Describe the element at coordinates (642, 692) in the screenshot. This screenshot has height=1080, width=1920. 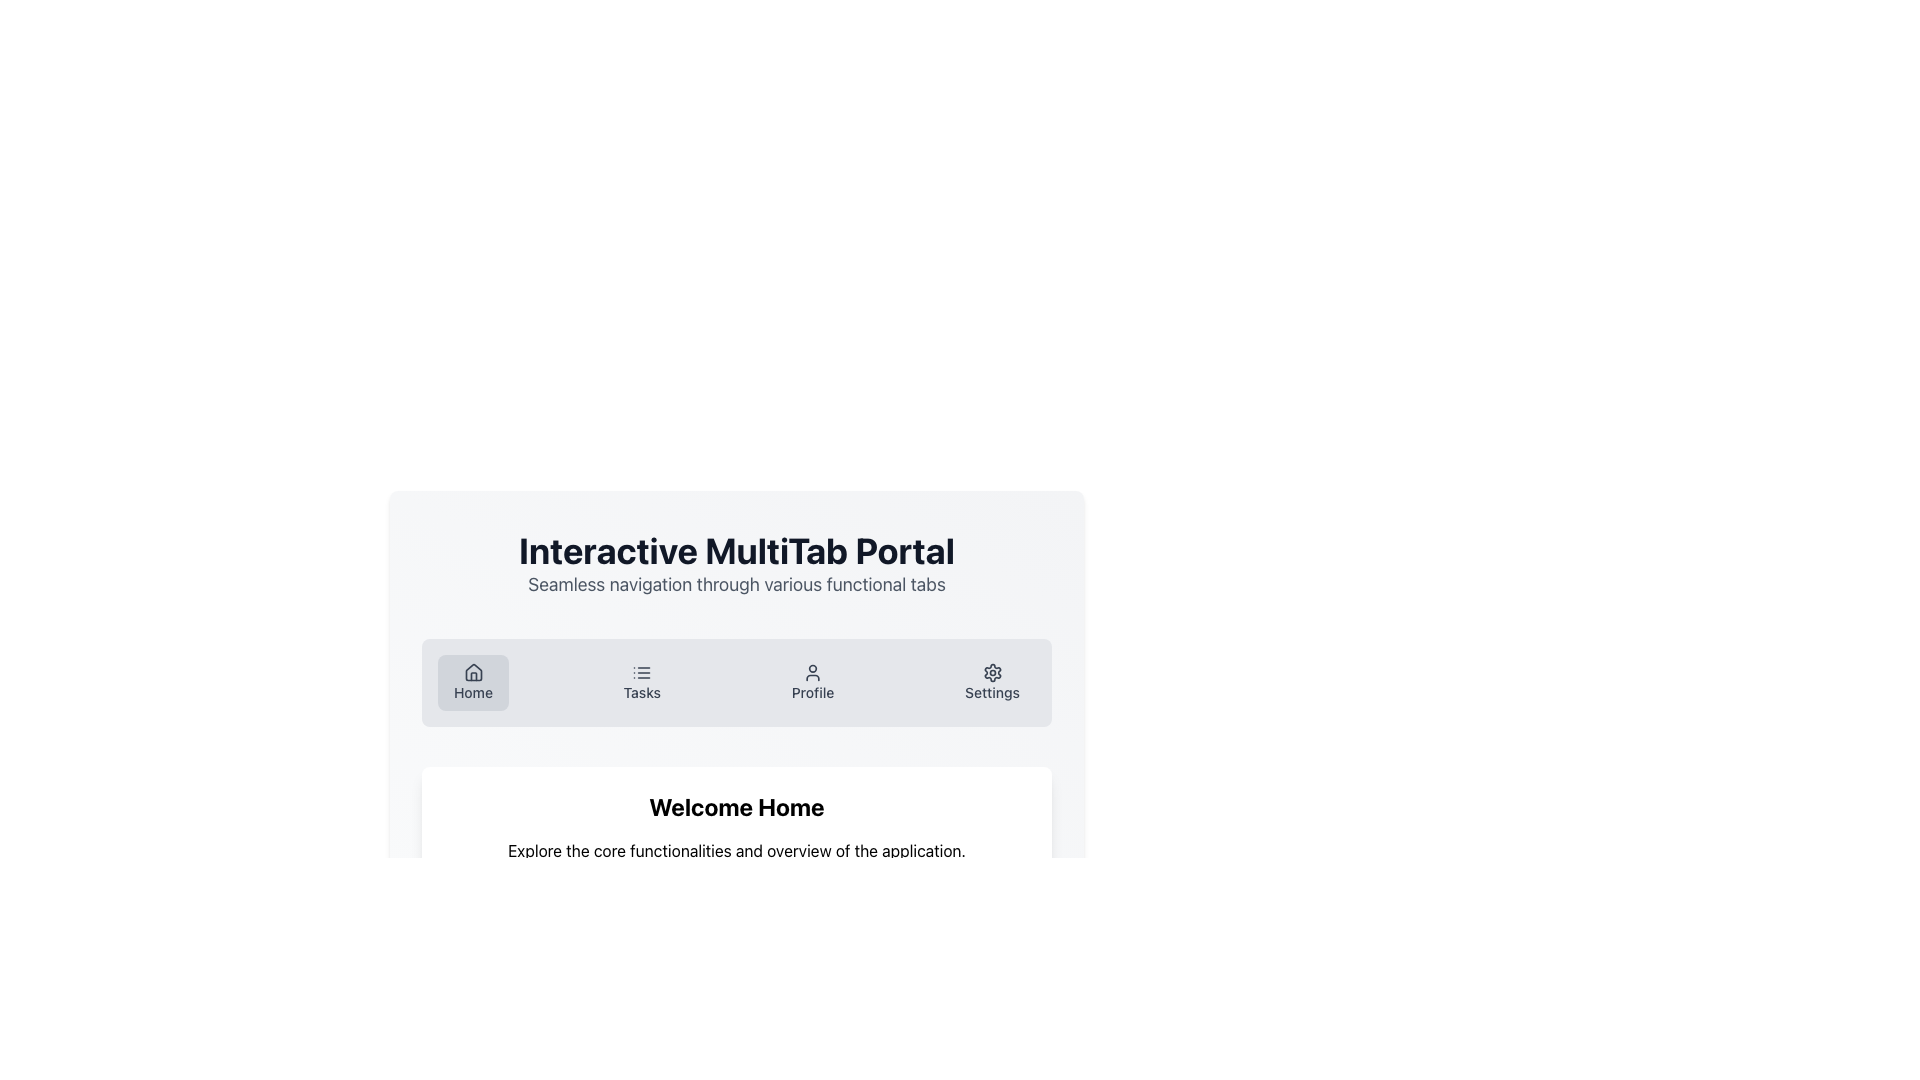
I see `the Text Label located in the second item of the horizontal navigation menu` at that location.